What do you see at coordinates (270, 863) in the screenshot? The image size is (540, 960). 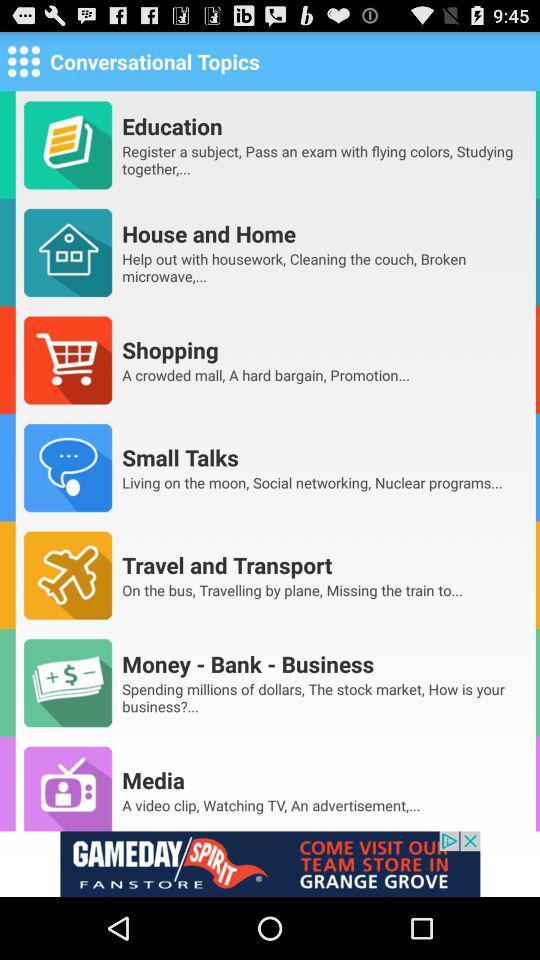 I see `open advertisement` at bounding box center [270, 863].